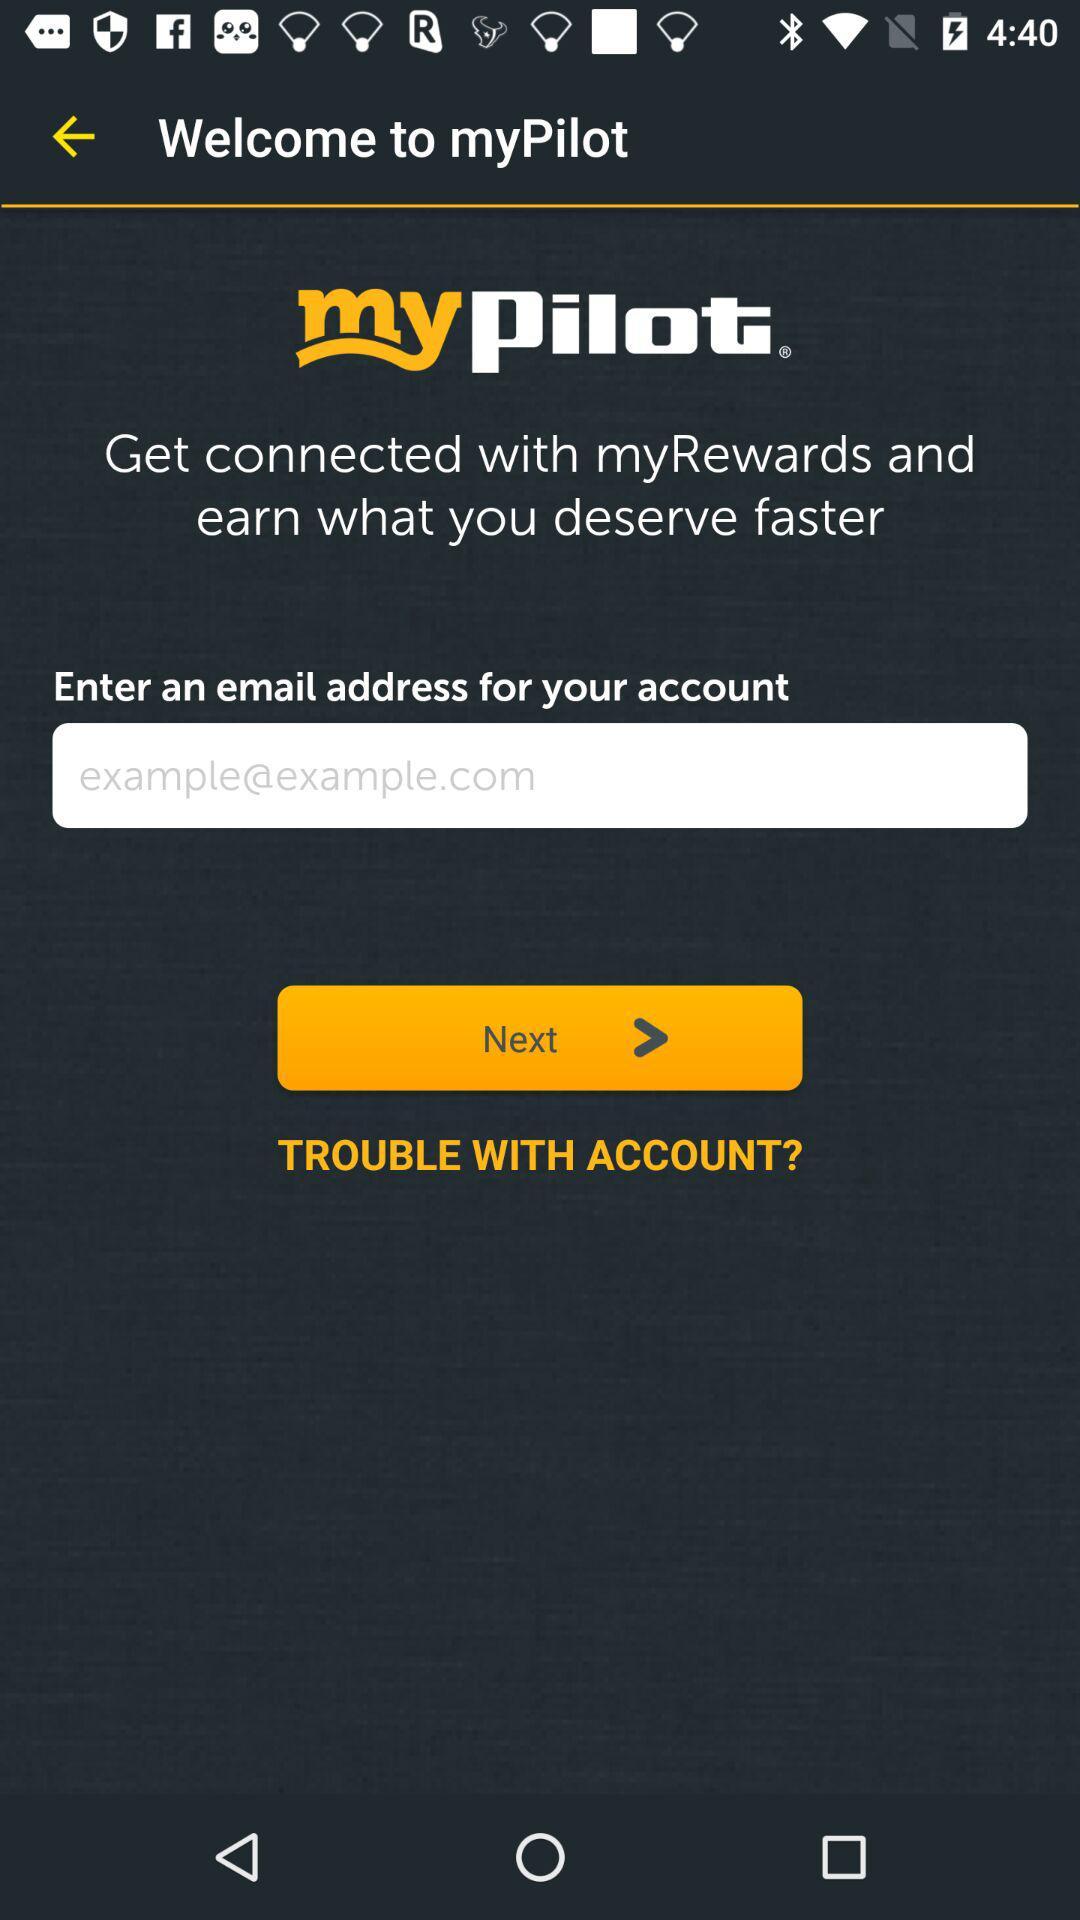 The image size is (1080, 1920). What do you see at coordinates (540, 774) in the screenshot?
I see `the icon above next icon` at bounding box center [540, 774].